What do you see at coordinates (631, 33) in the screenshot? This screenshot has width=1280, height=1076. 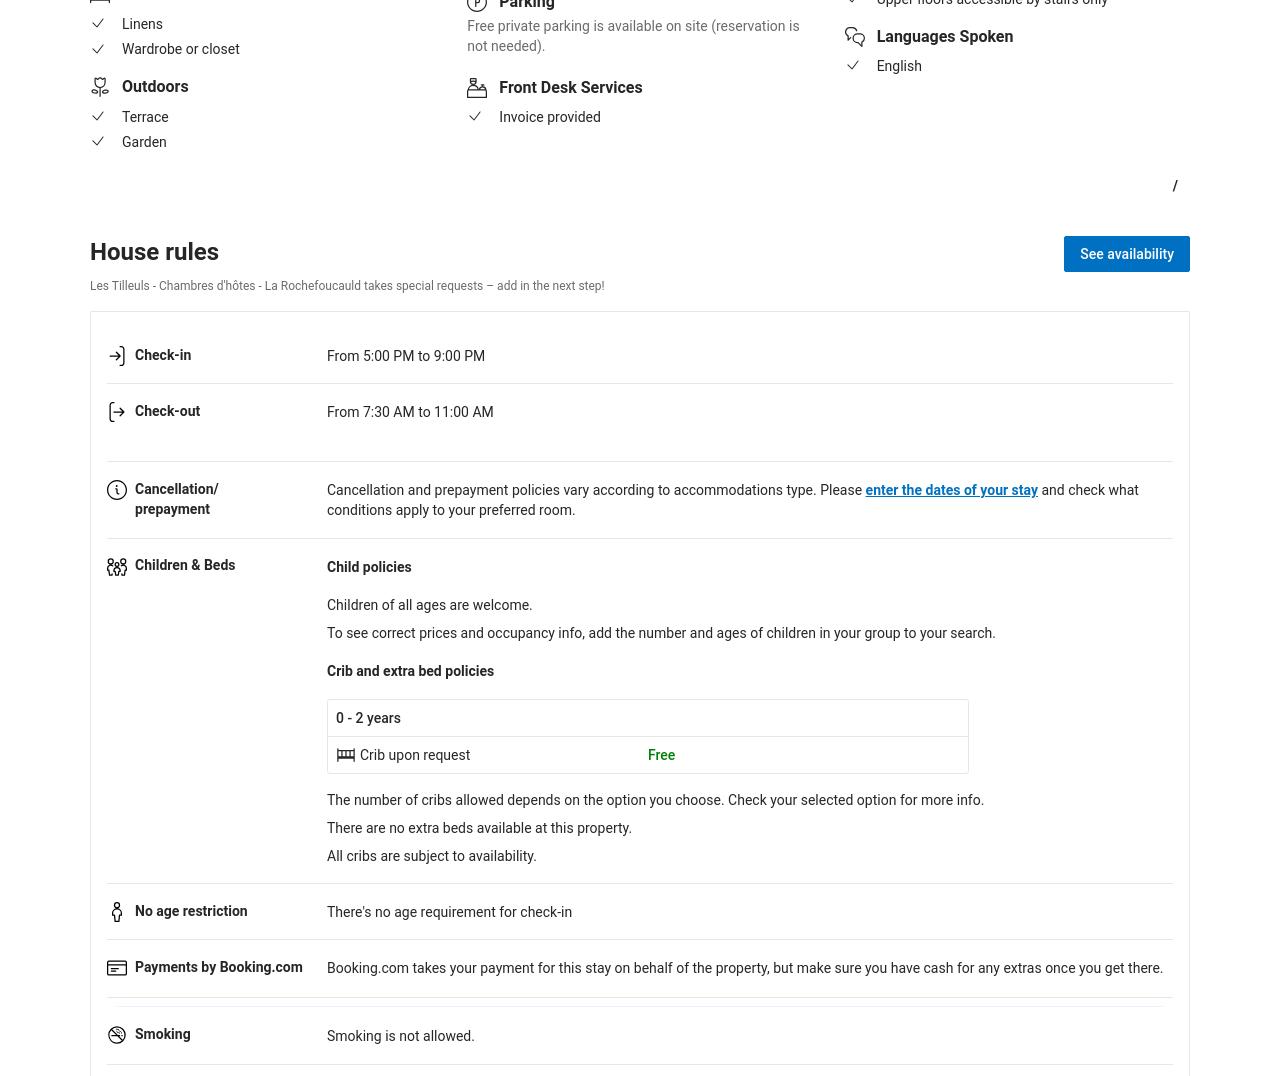 I see `'Free private parking is available on site (reservation is not needed).'` at bounding box center [631, 33].